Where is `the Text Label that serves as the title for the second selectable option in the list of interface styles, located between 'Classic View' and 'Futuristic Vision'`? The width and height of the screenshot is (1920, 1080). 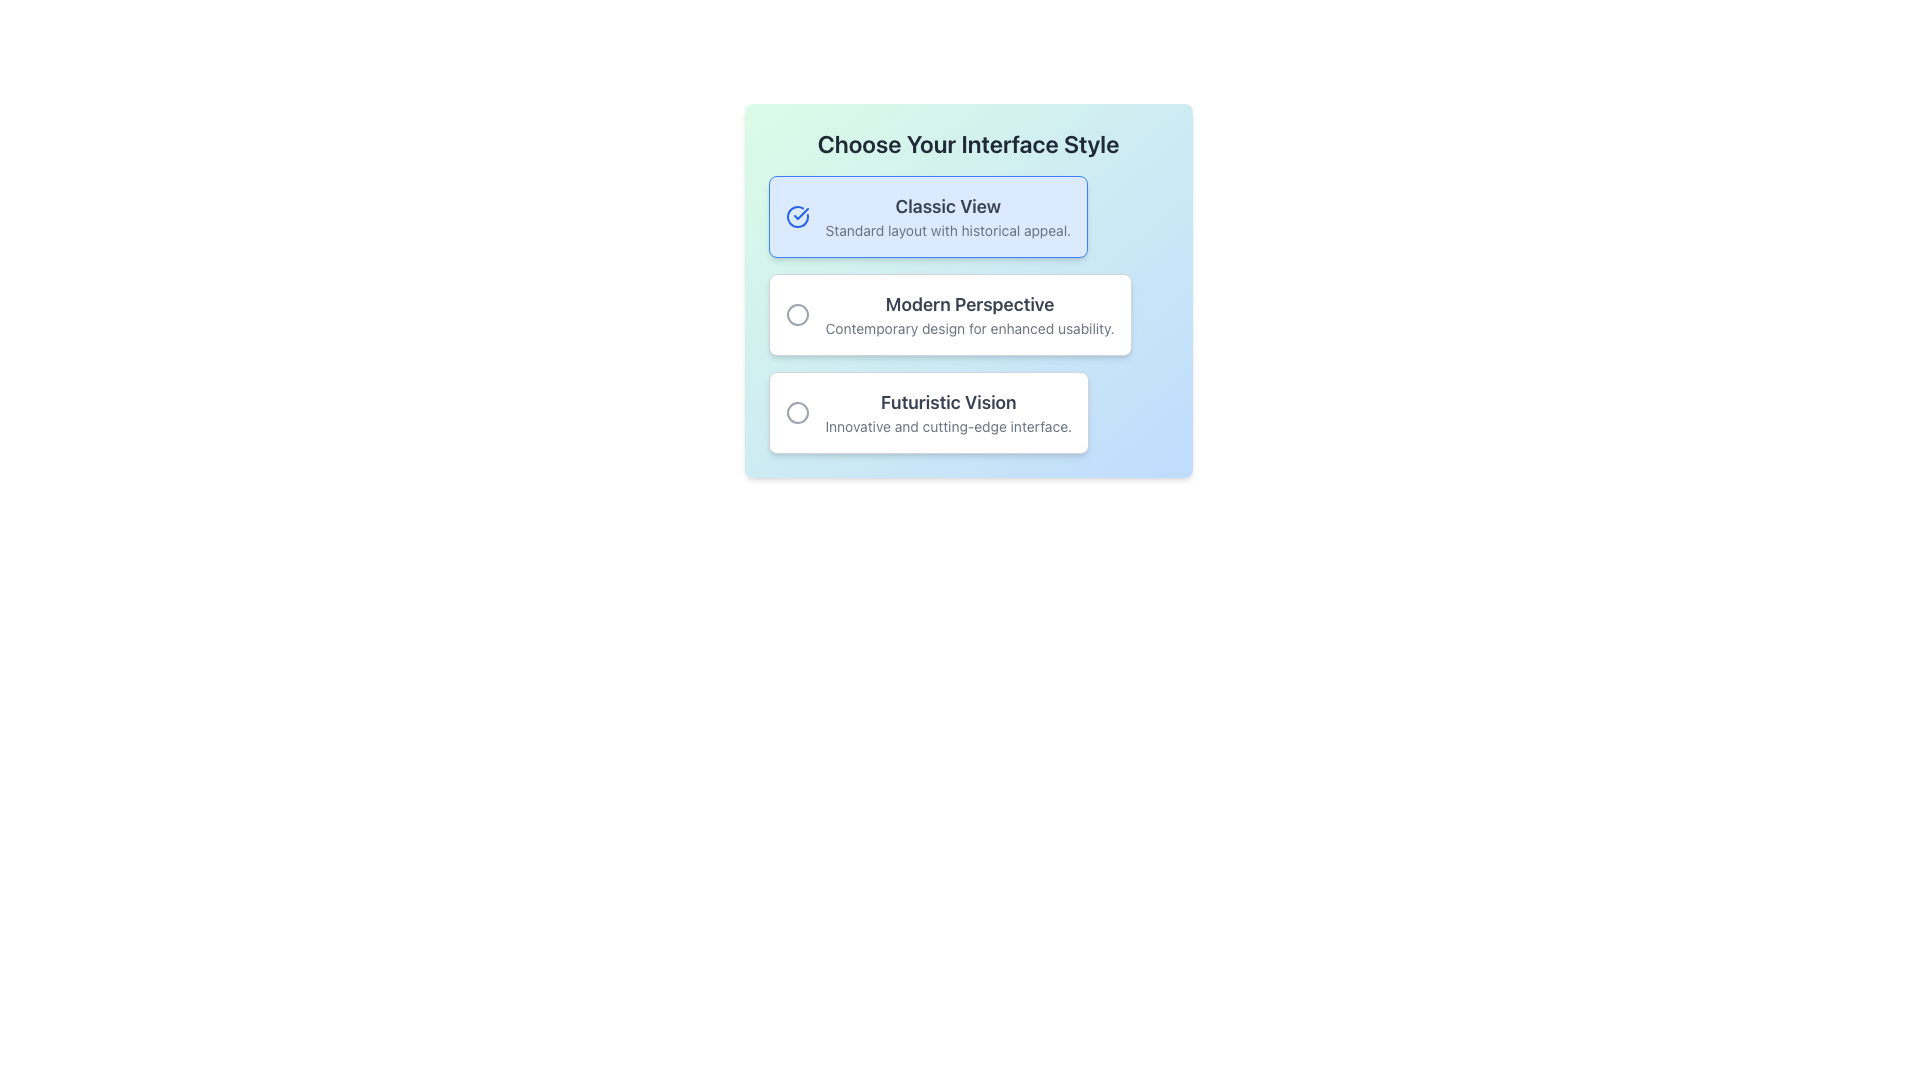
the Text Label that serves as the title for the second selectable option in the list of interface styles, located between 'Classic View' and 'Futuristic Vision' is located at coordinates (969, 304).